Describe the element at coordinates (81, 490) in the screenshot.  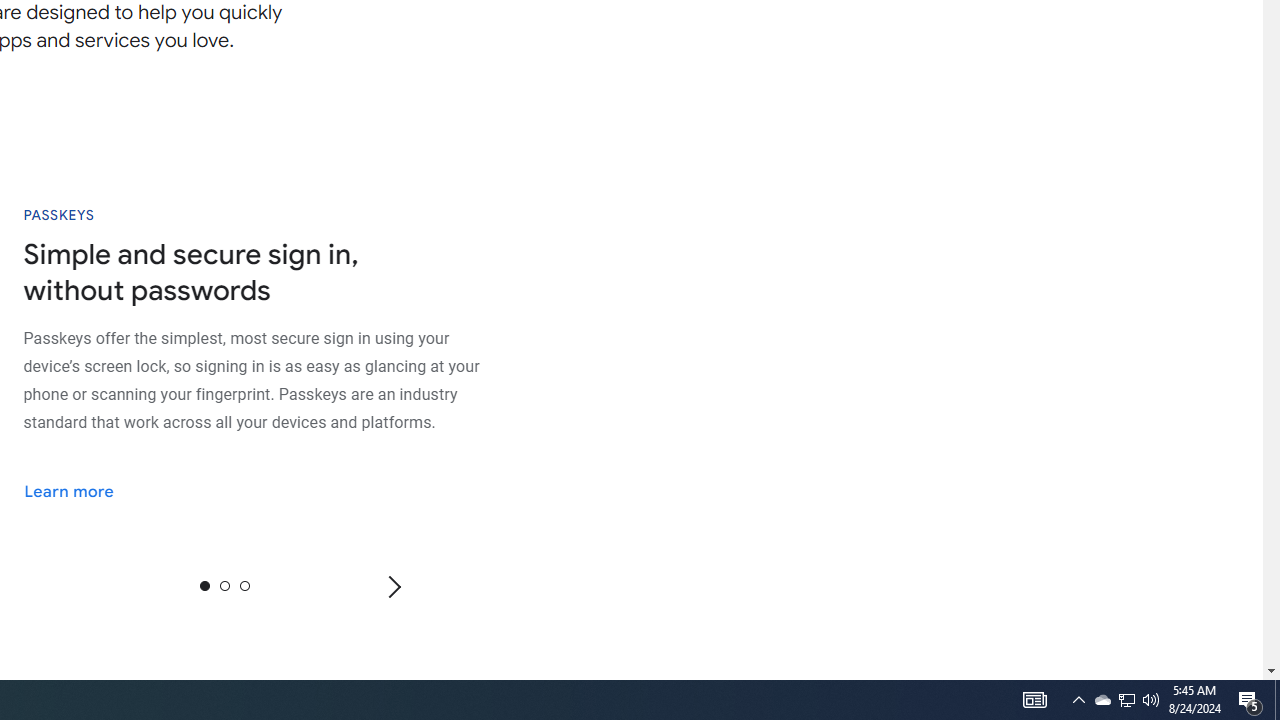
I see `'Learn more'` at that location.